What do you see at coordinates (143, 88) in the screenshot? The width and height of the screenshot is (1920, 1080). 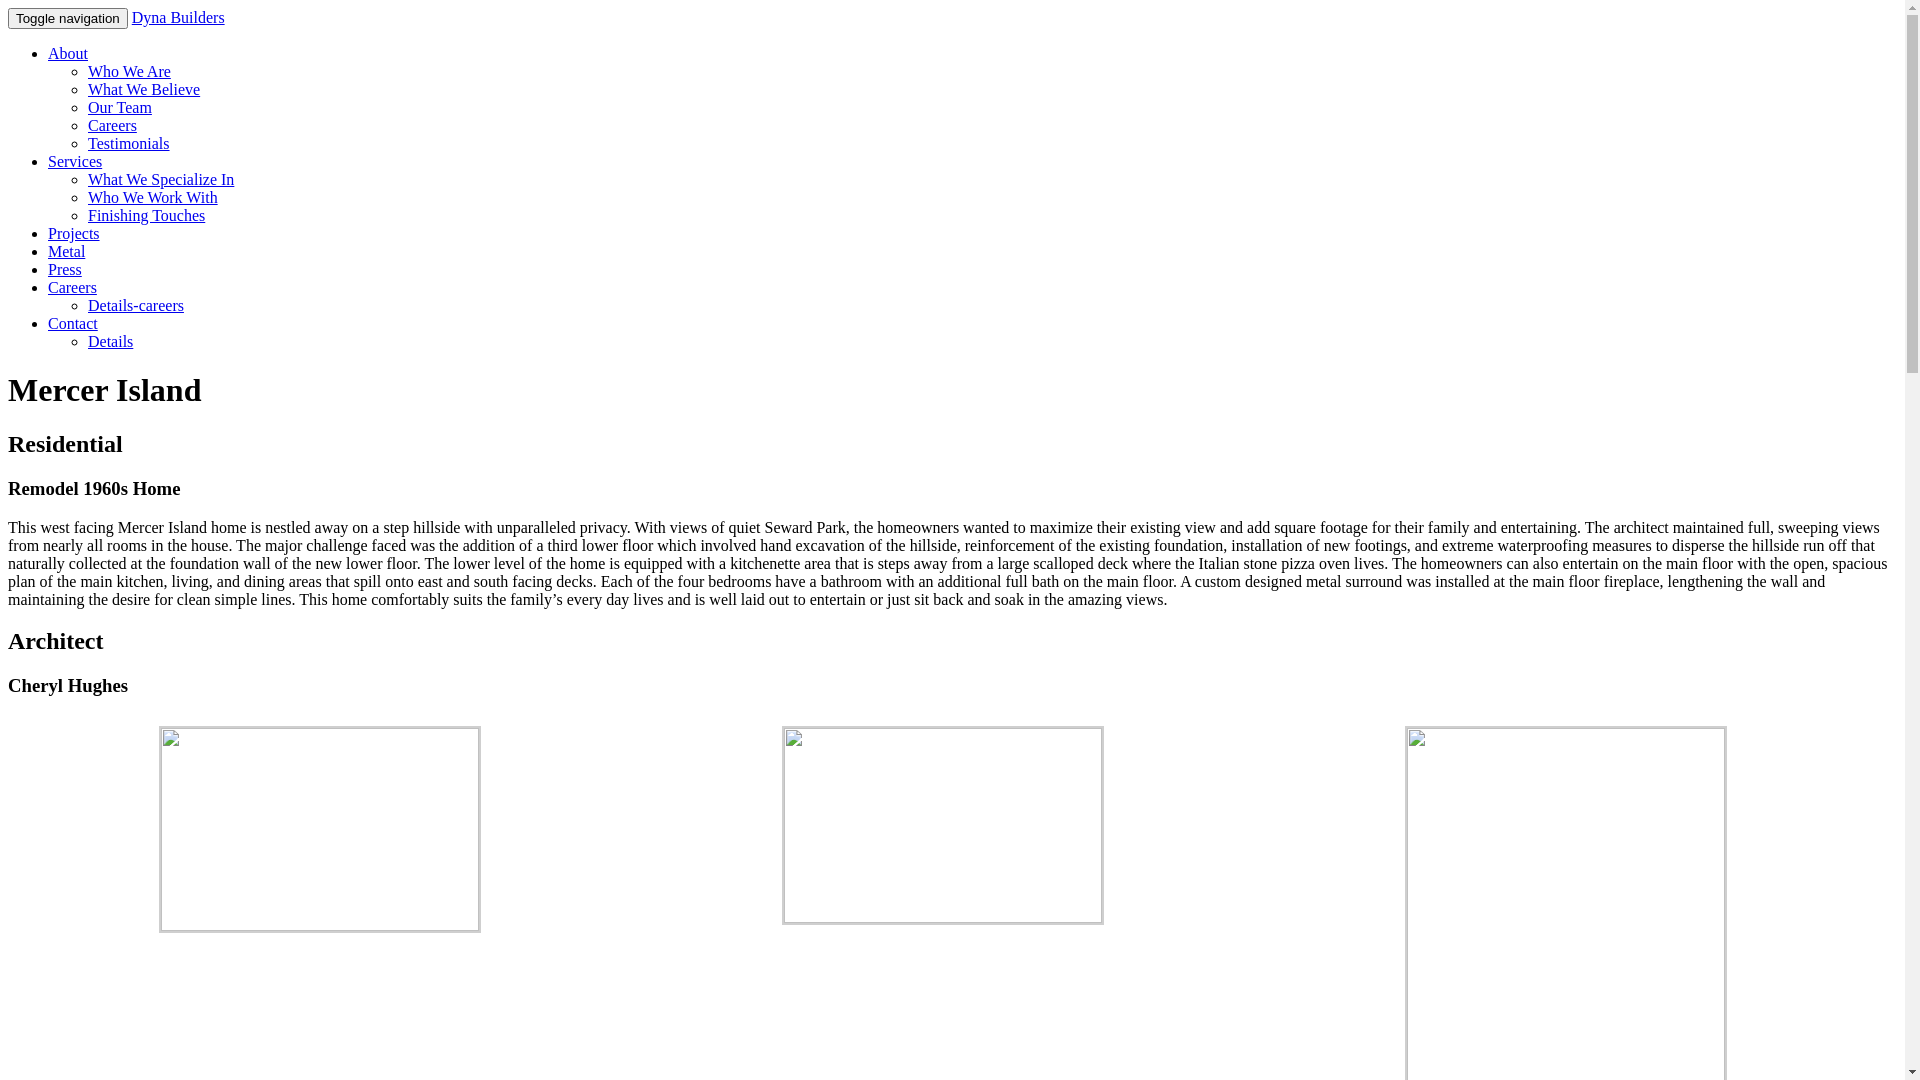 I see `'What We Believe'` at bounding box center [143, 88].